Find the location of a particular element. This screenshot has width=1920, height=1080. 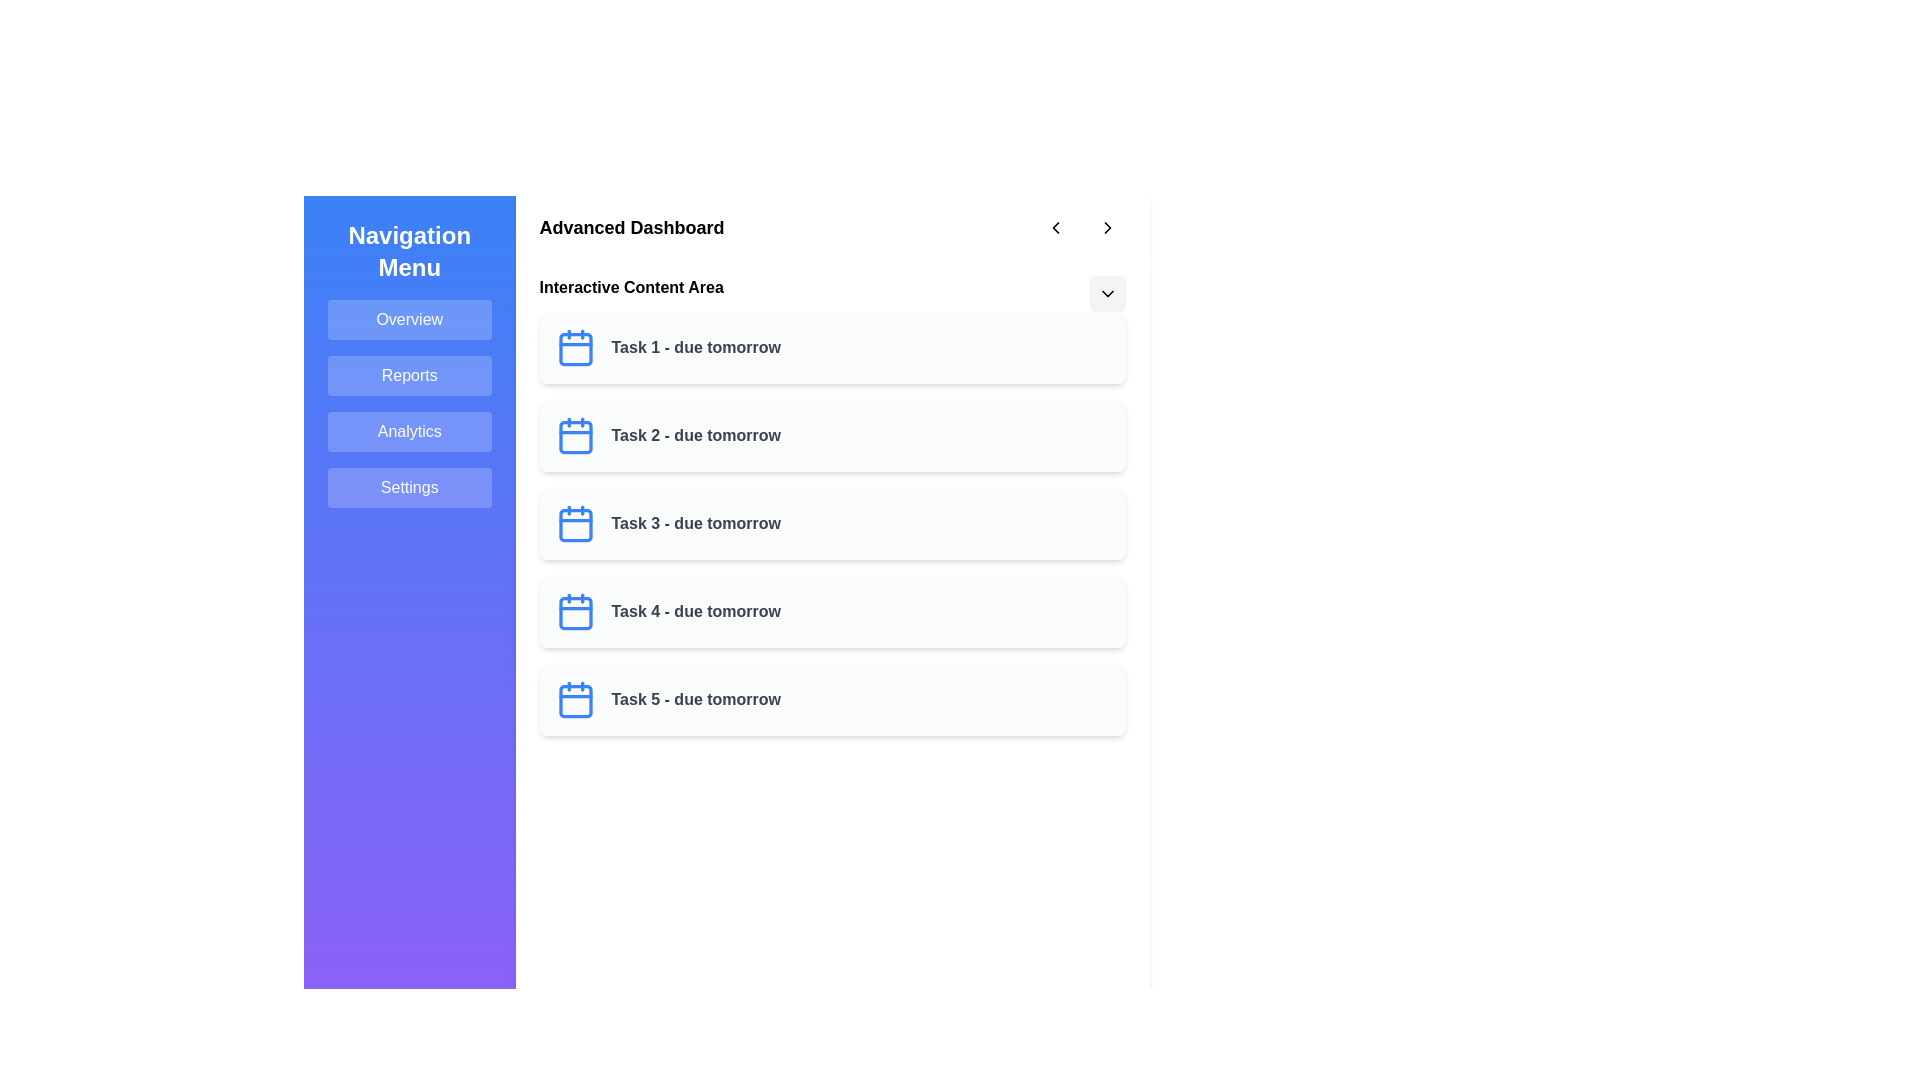

the rightward-pointing chevron arrow located in the top right section of the main content area next to the header of the 'Advanced Dashboard' is located at coordinates (1107, 226).